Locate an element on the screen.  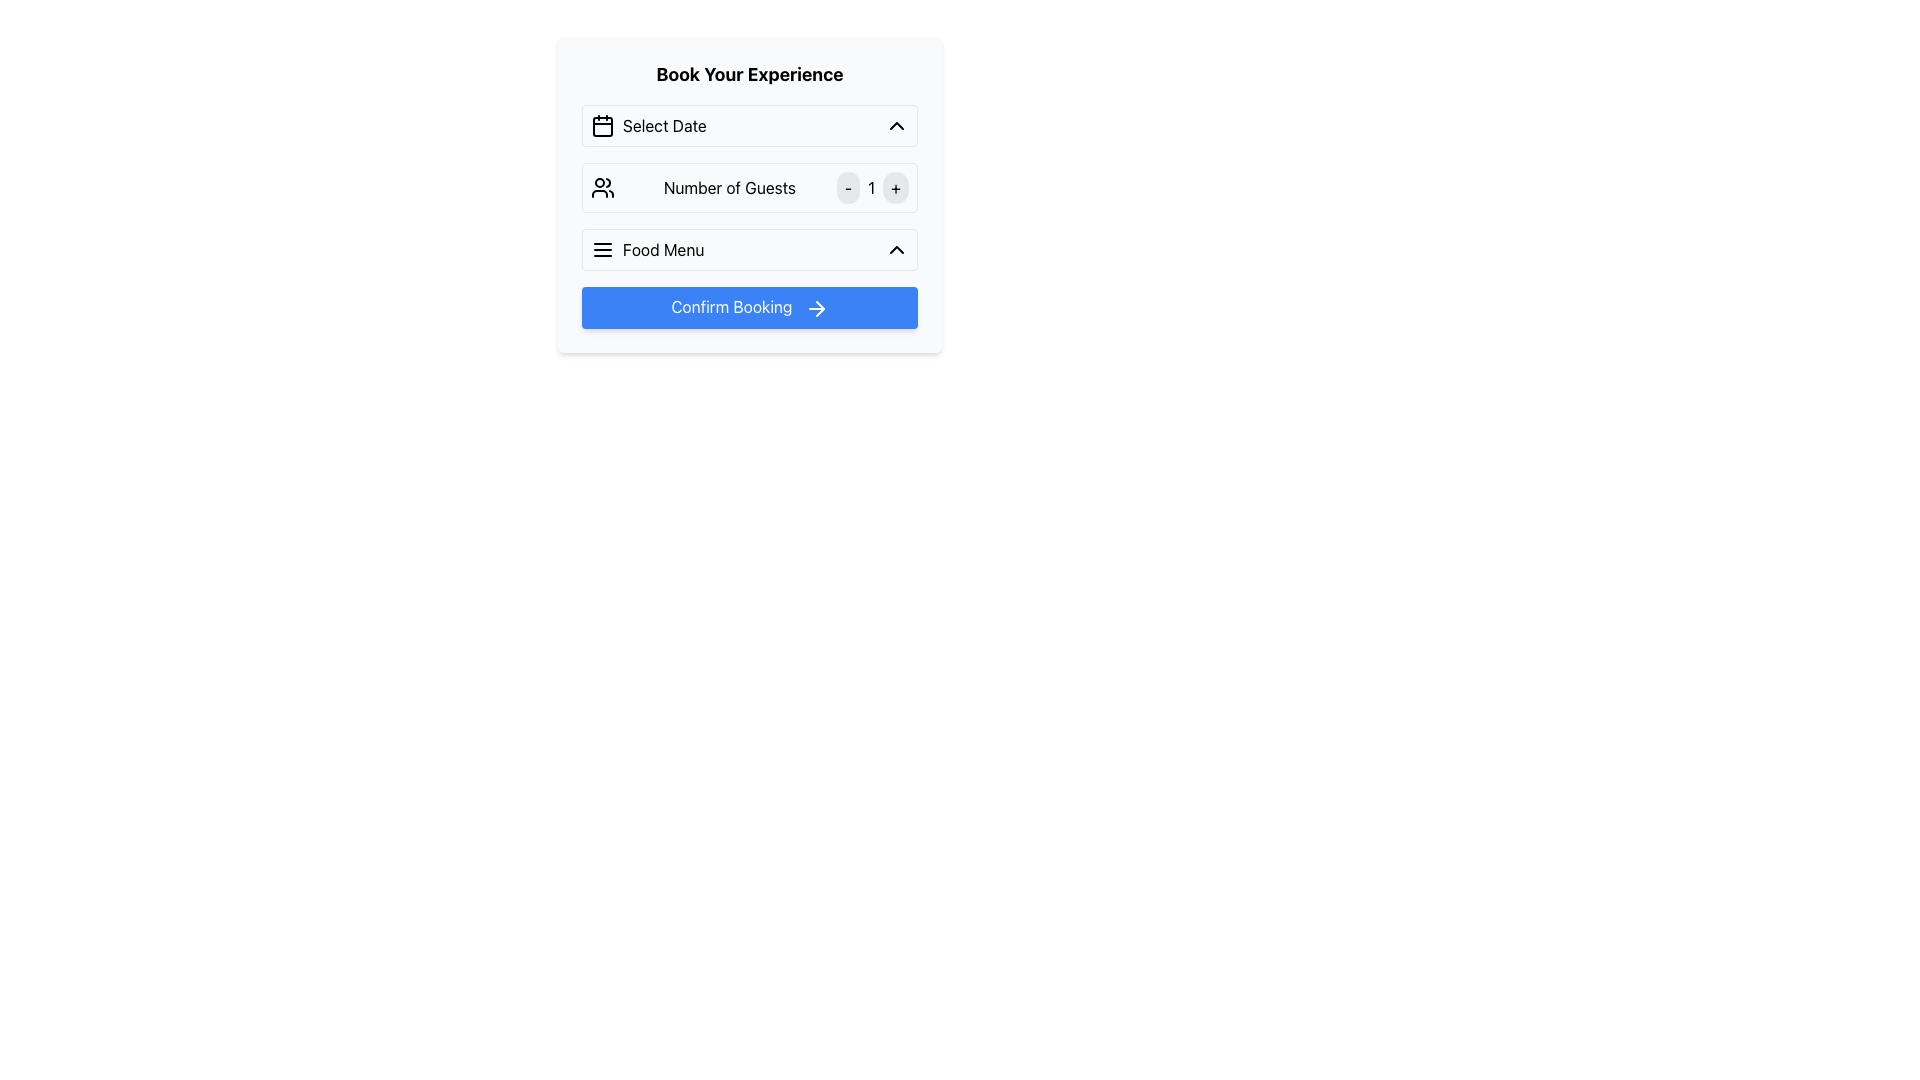
the circular '+' button with a light gray background to increment the number of guests is located at coordinates (895, 188).